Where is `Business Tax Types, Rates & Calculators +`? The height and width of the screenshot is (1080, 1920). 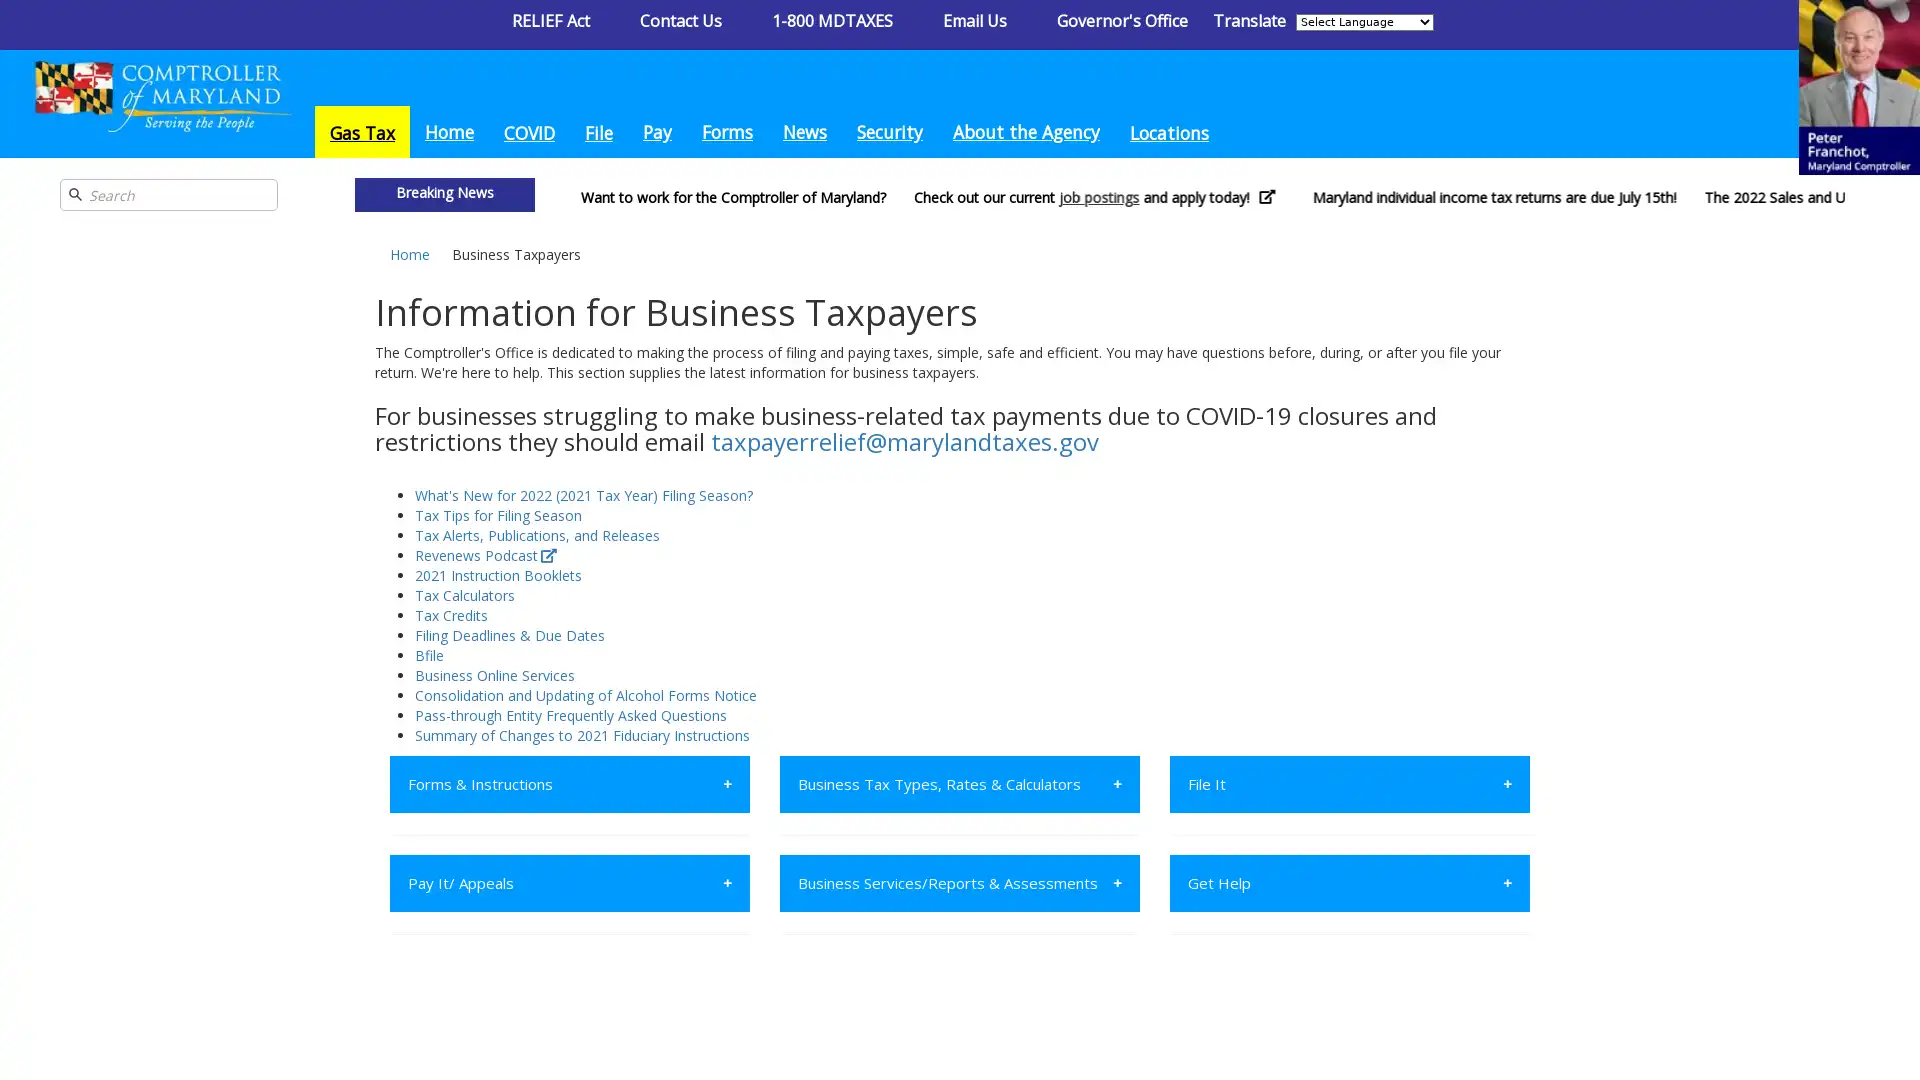 Business Tax Types, Rates & Calculators + is located at coordinates (960, 782).